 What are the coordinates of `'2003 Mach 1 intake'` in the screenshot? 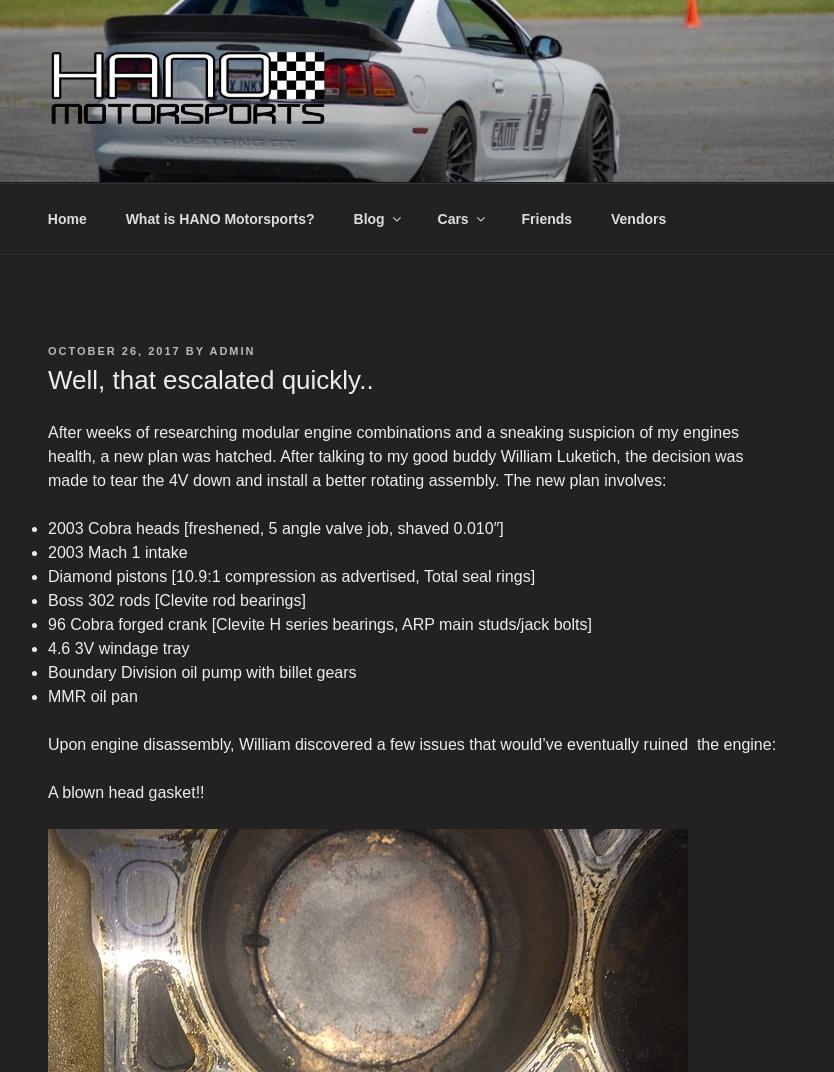 It's located at (116, 551).